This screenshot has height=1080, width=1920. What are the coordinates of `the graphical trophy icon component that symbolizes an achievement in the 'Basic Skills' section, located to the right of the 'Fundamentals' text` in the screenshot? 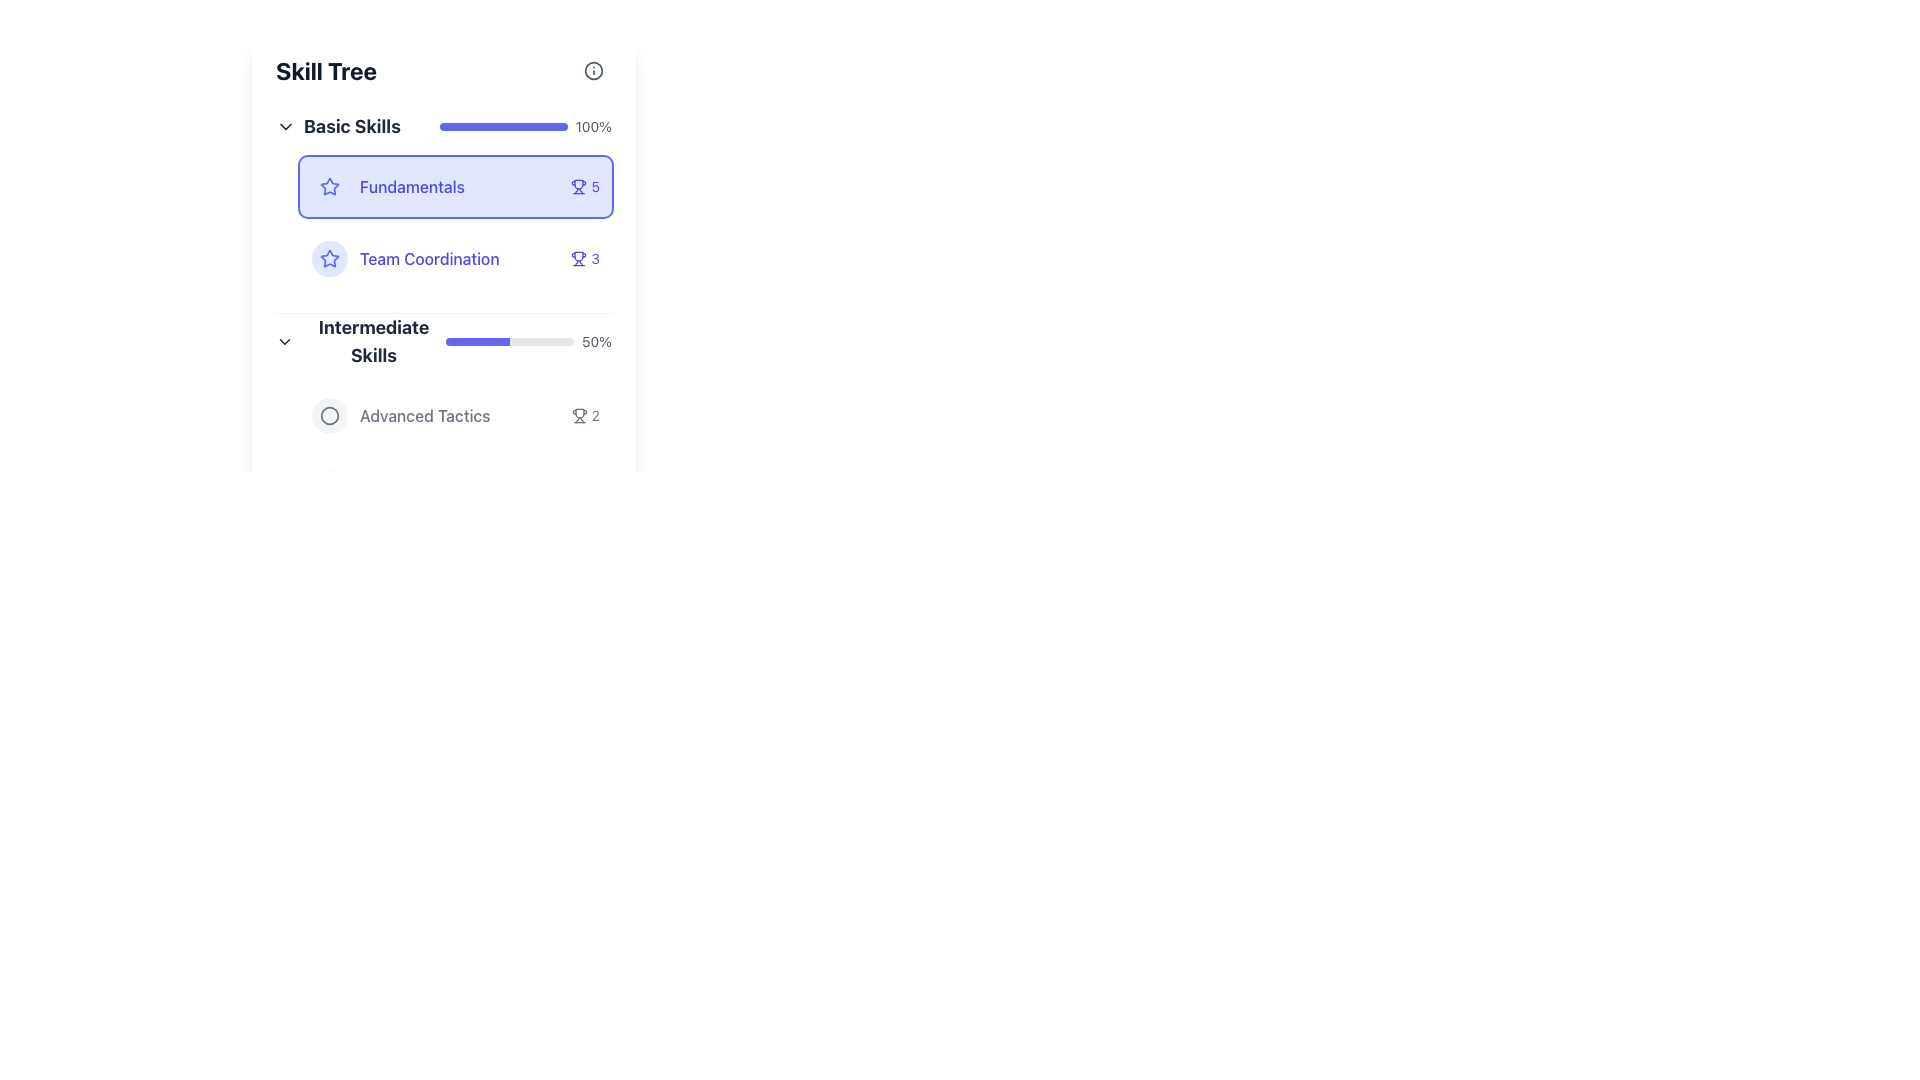 It's located at (578, 255).